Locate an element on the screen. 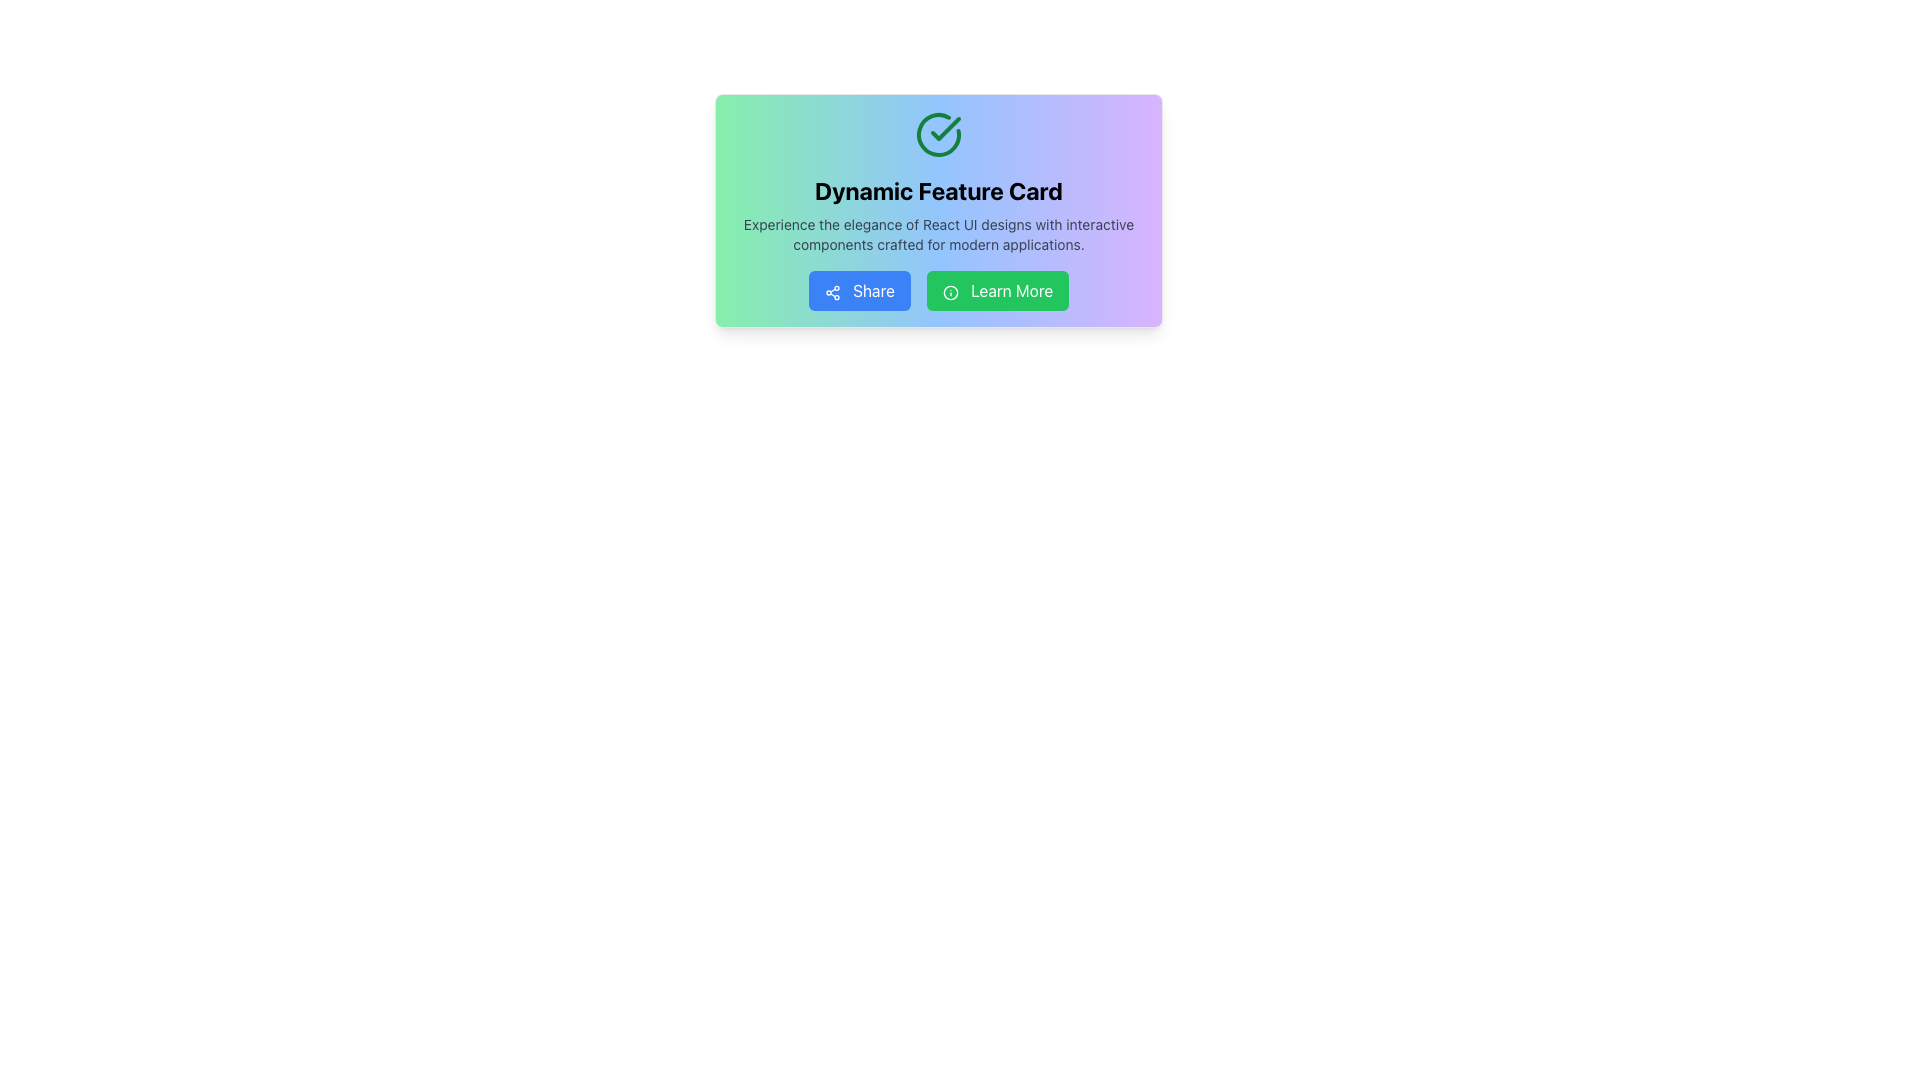  the upper arc of the circular check icon, which is visually represented as a green segment within an SVG graphic, located above the 'Dynamic Feature Card' title is located at coordinates (938, 135).